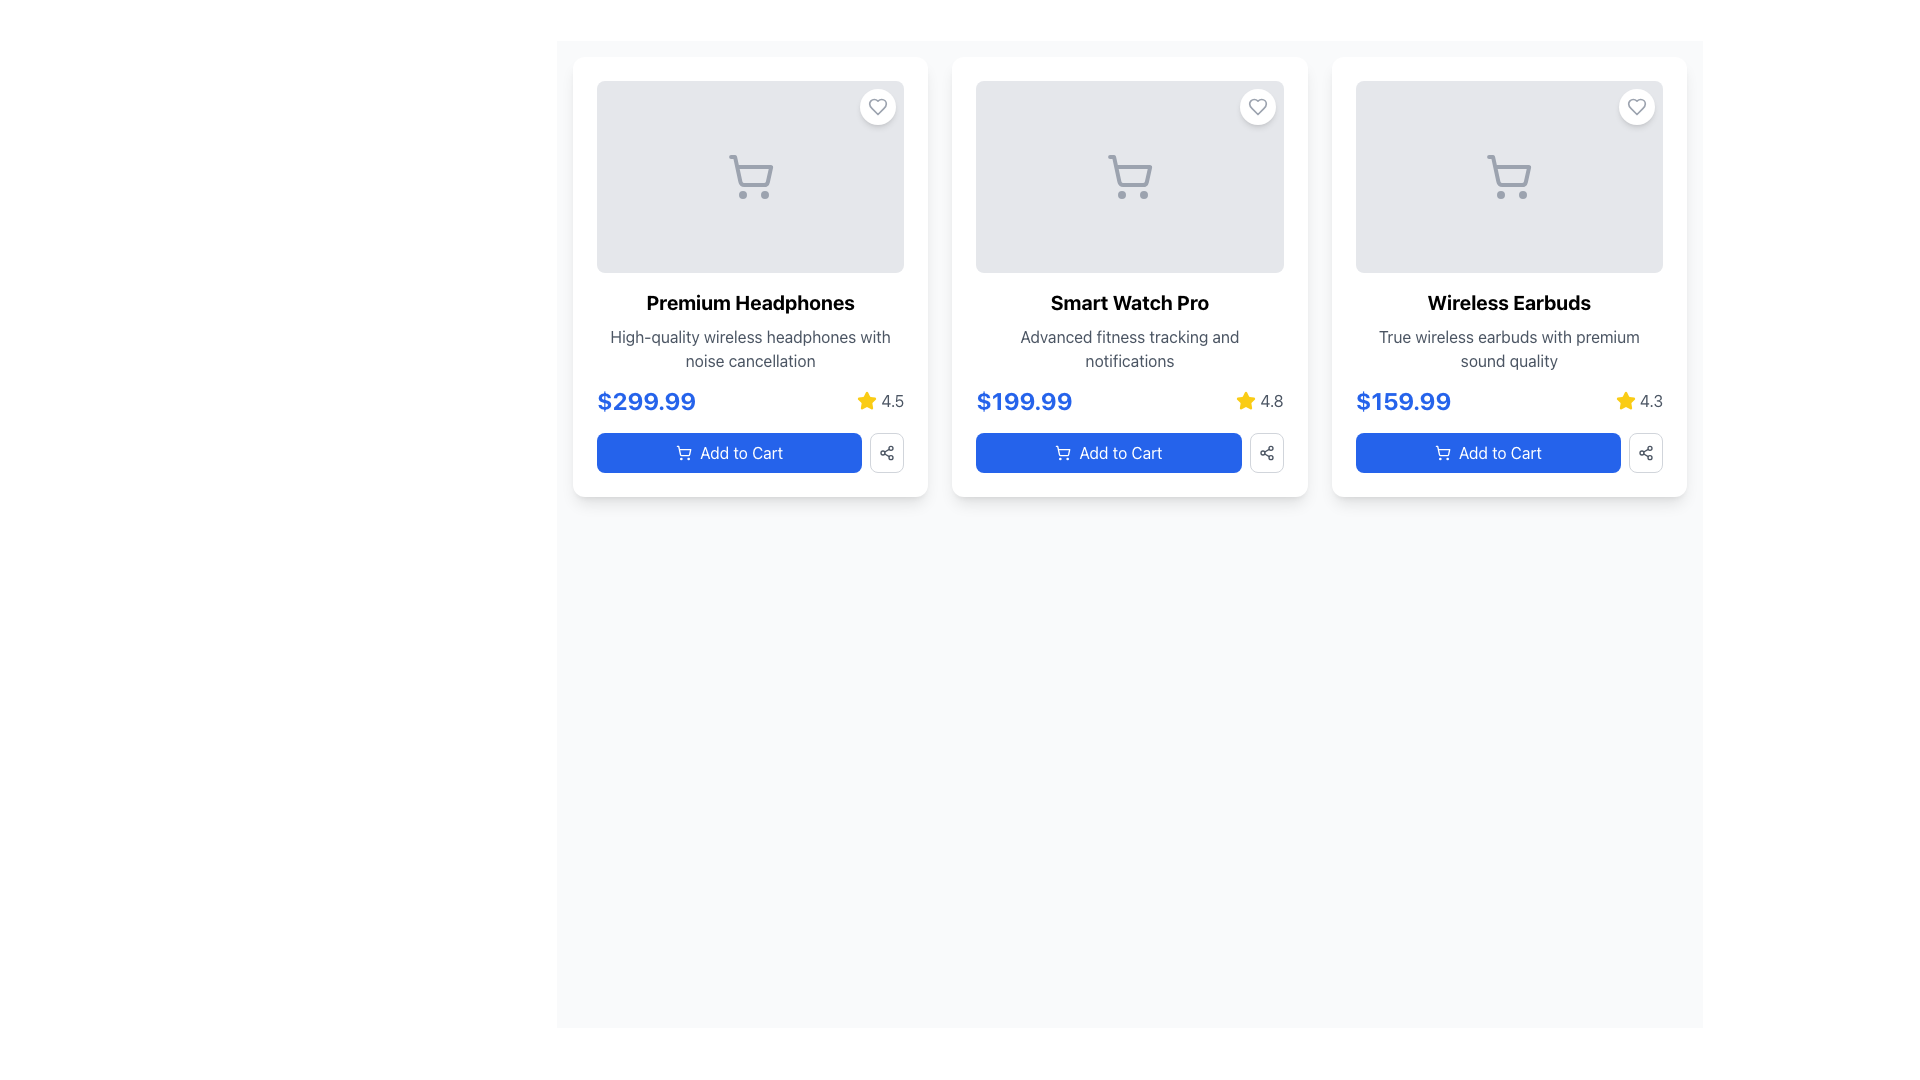  I want to click on the Rating indicator located in the second card from the left, below 'Smart Watch Pro' and above the 'Add, so click(1259, 401).